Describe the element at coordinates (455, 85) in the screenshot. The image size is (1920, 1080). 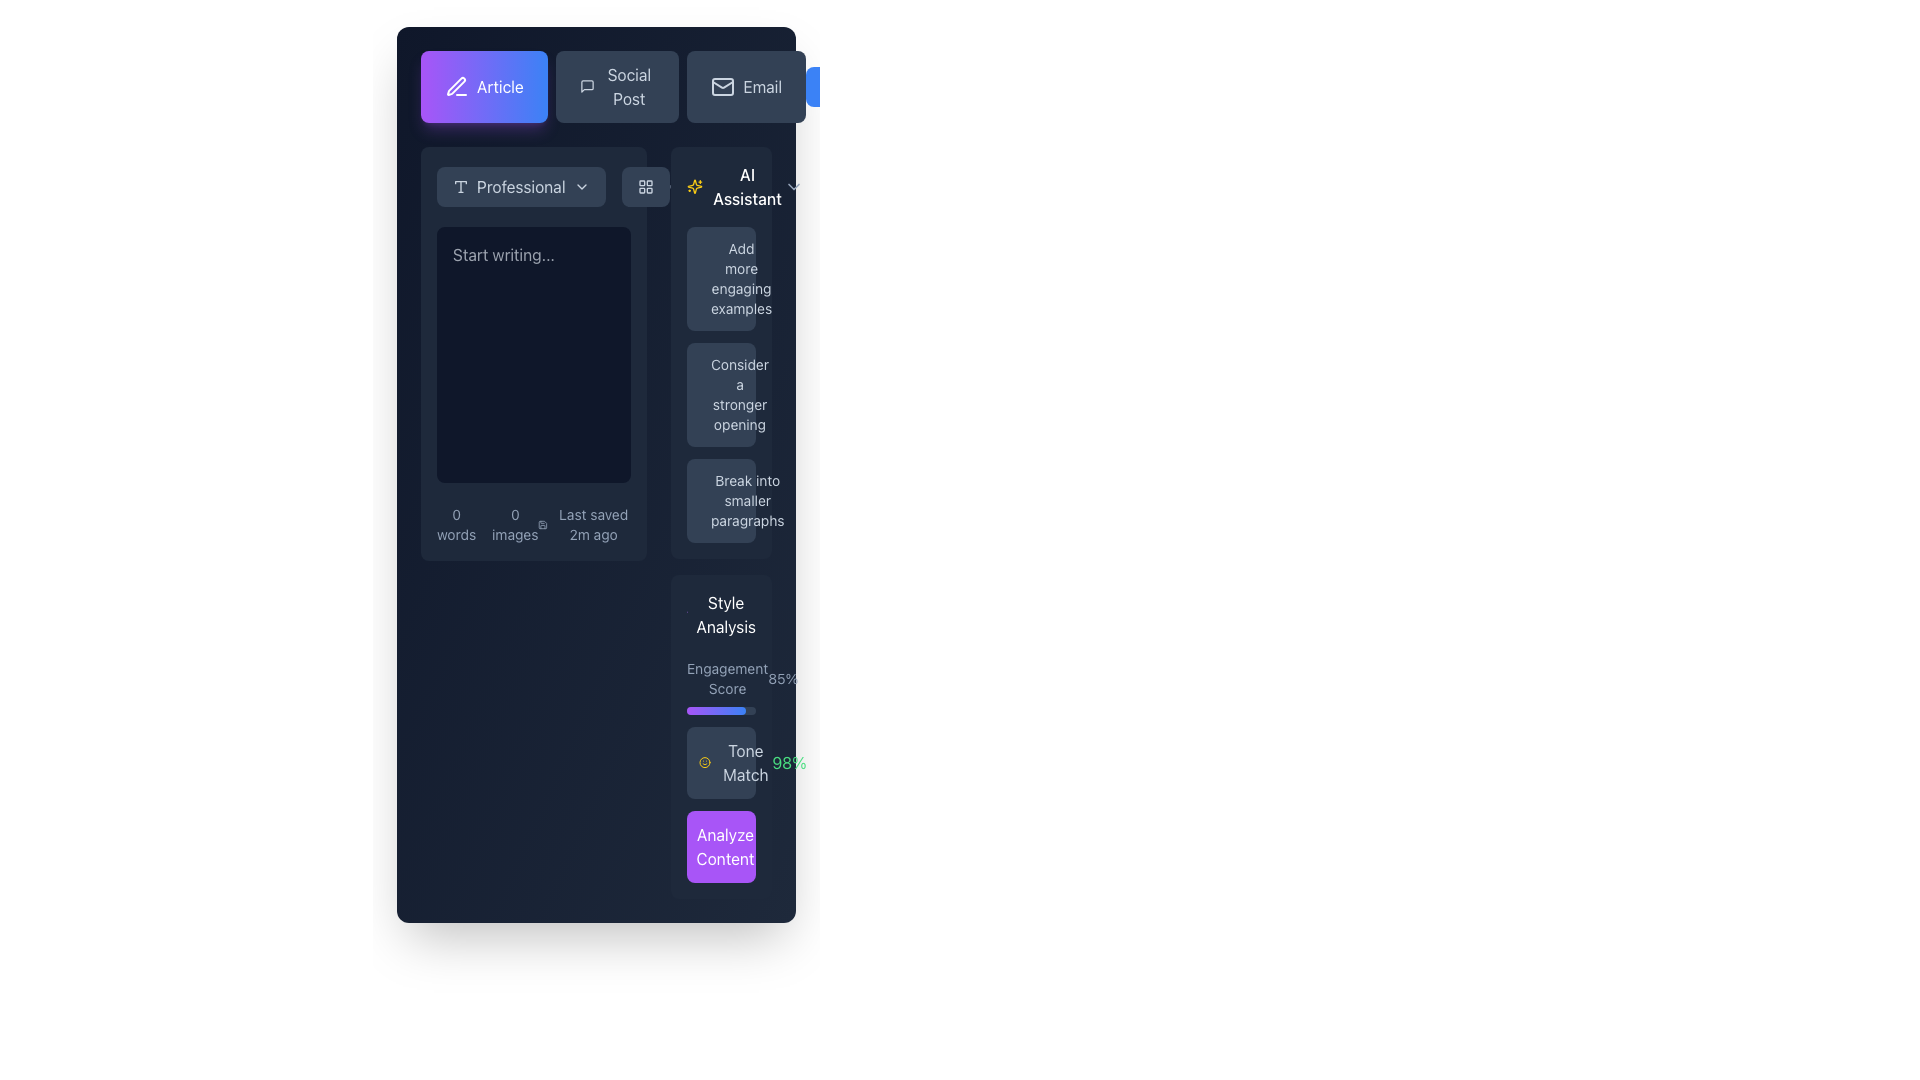
I see `the decorative or functional icon associated with the 'Article' button located at the top-left portion of the navigation interface` at that location.